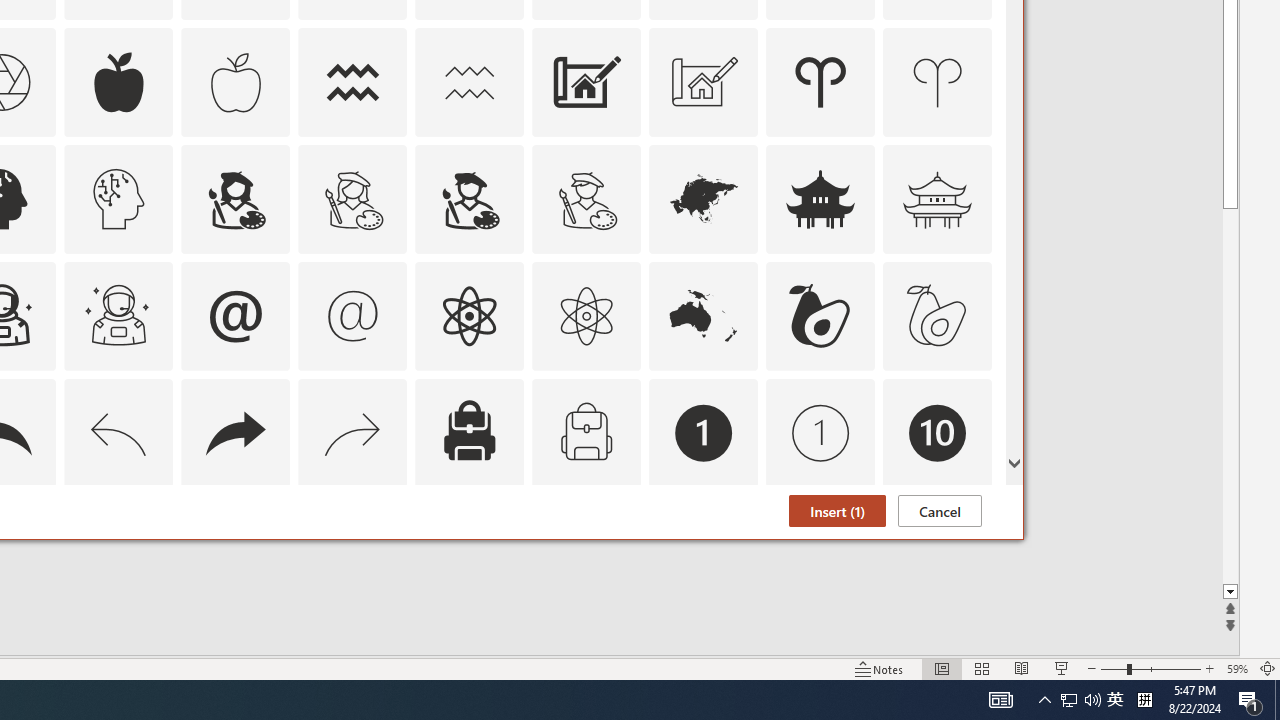  What do you see at coordinates (468, 198) in the screenshot?
I see `'AutomationID: Icons_ArtistMale'` at bounding box center [468, 198].